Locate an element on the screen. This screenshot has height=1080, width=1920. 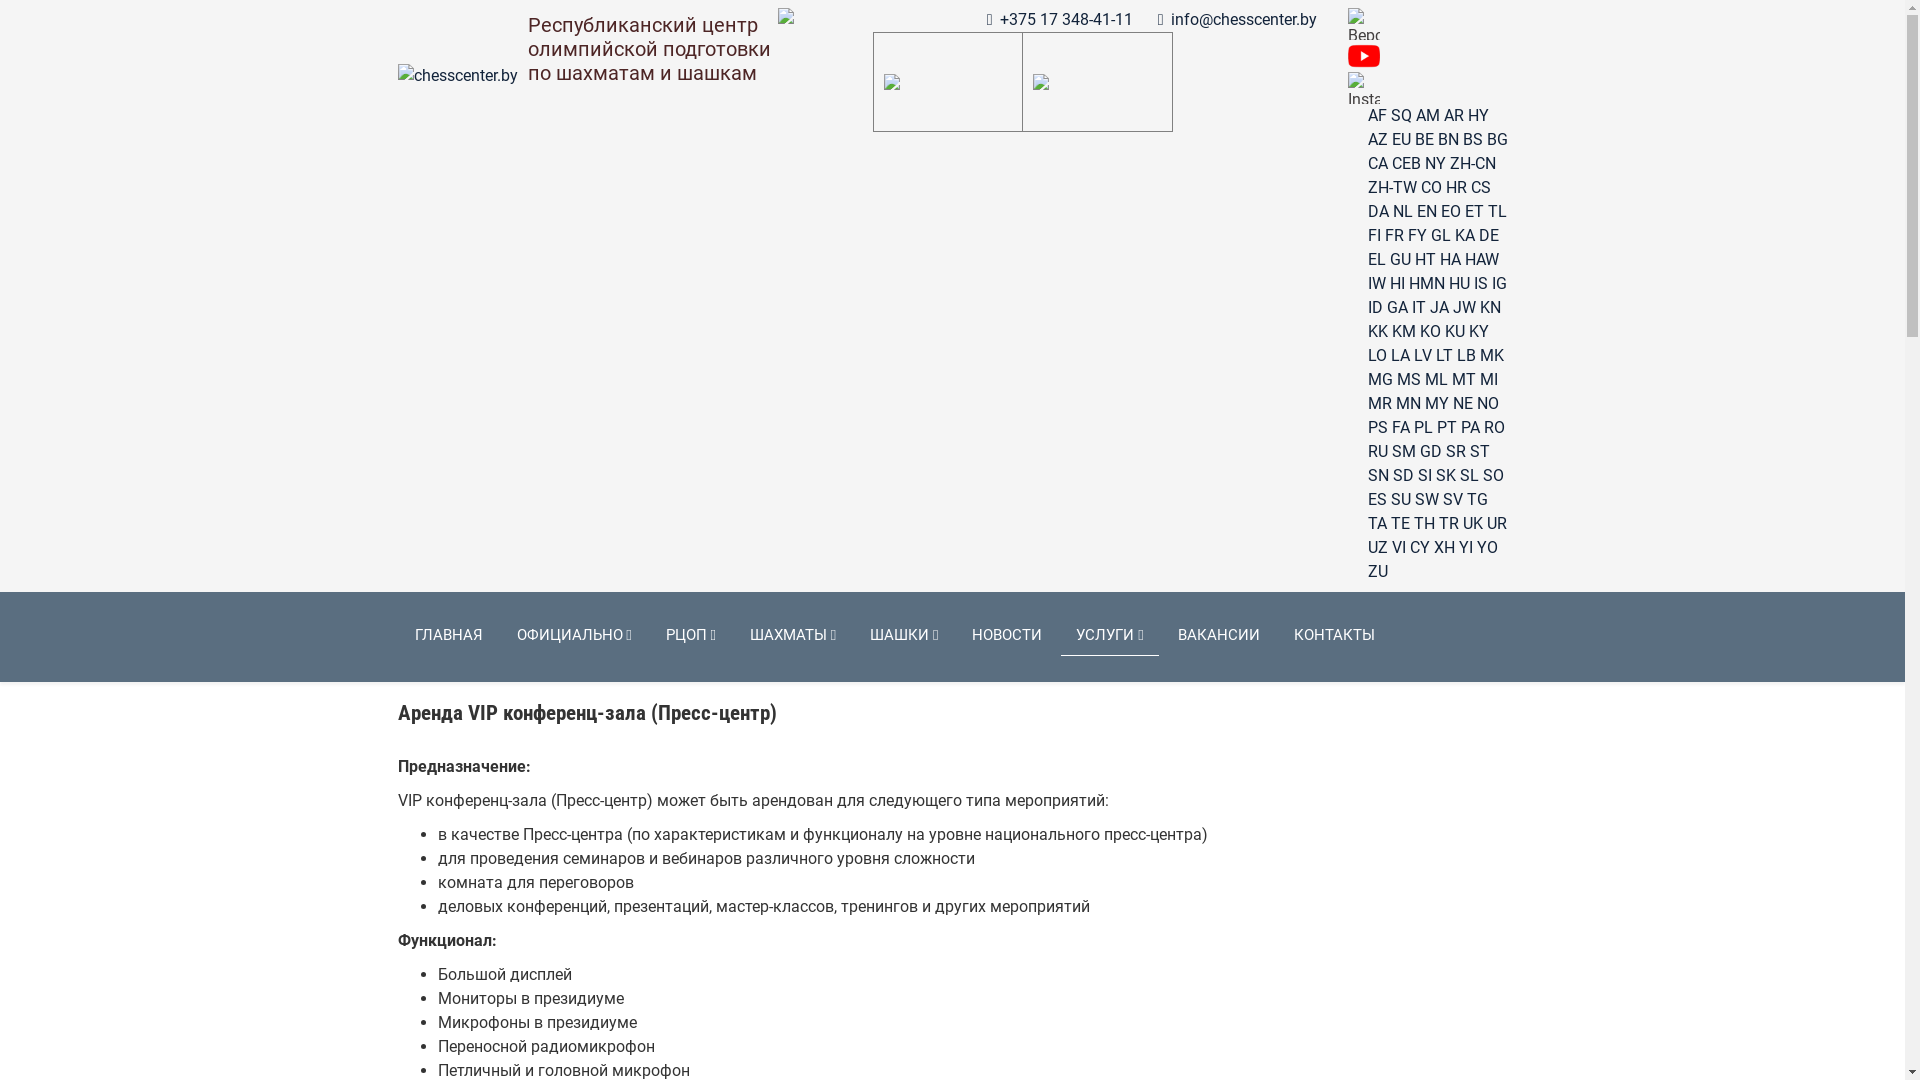
'ID' is located at coordinates (1374, 307).